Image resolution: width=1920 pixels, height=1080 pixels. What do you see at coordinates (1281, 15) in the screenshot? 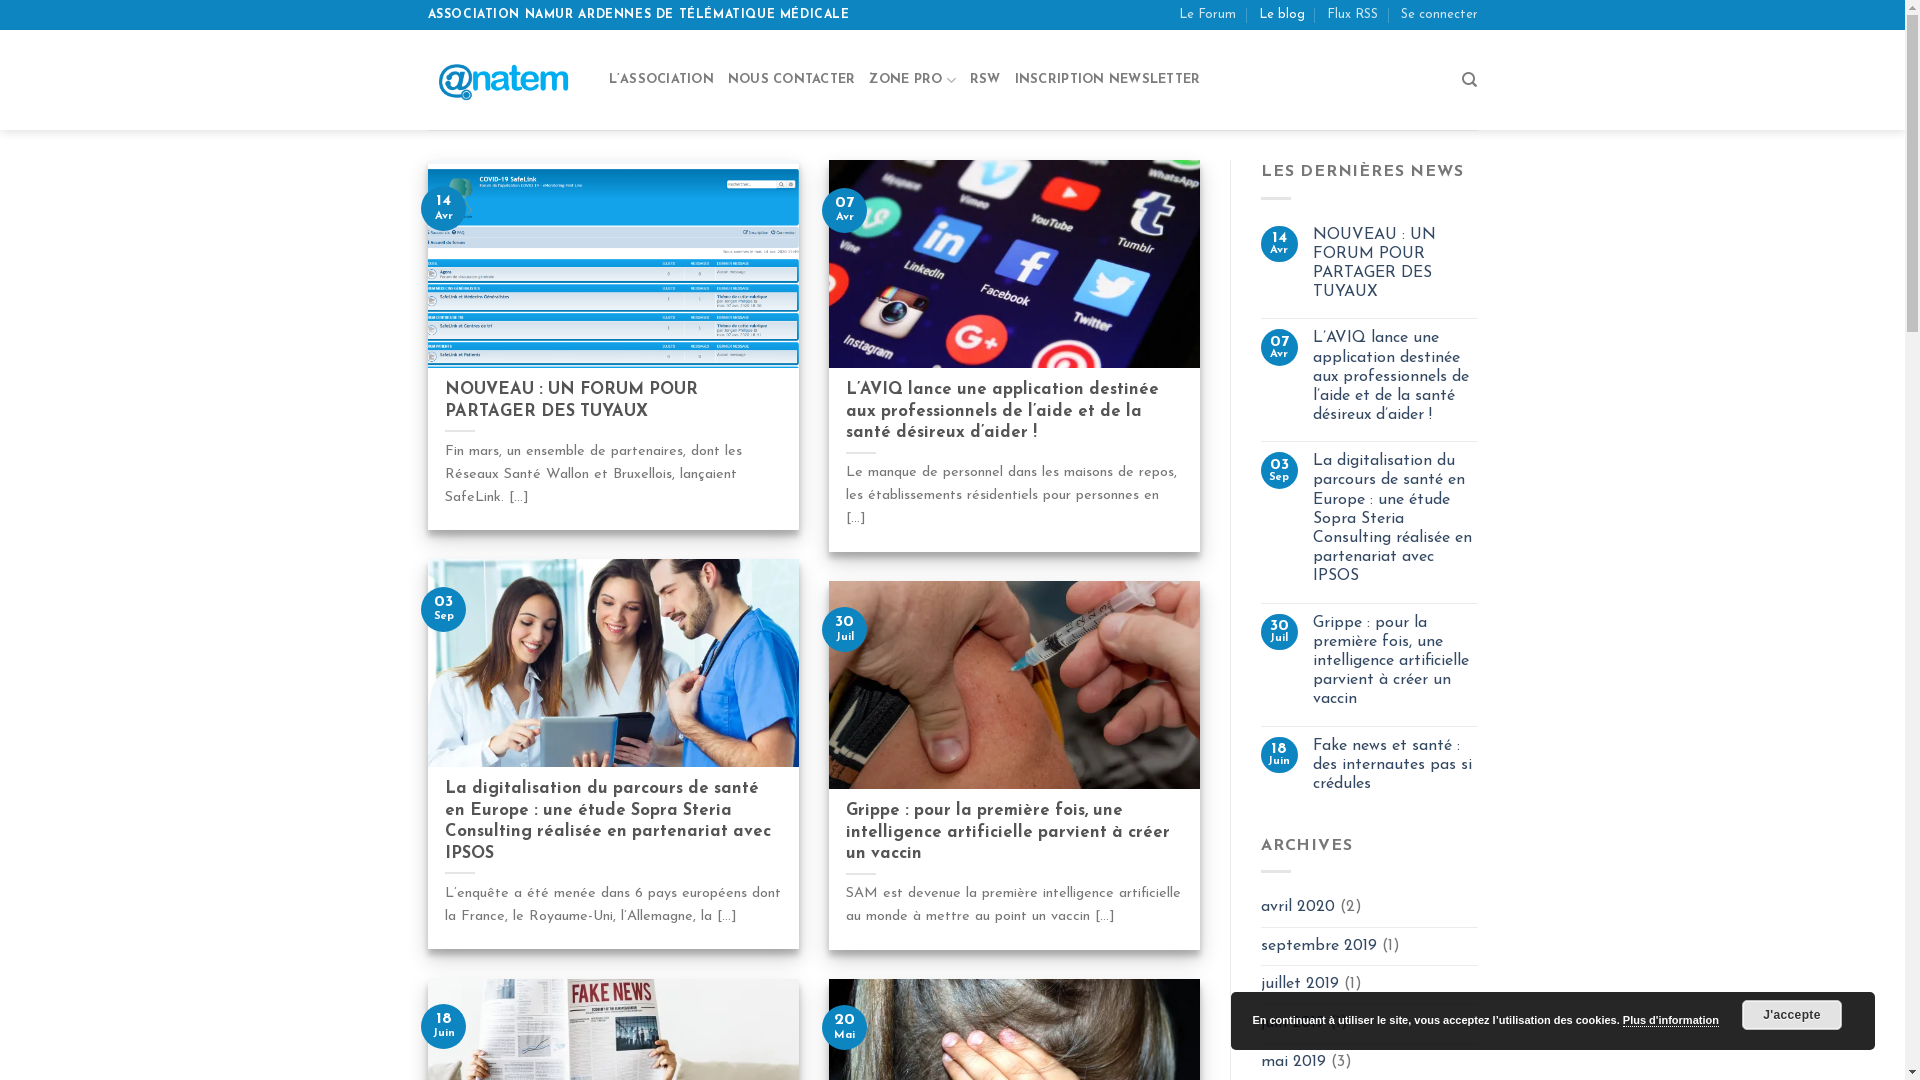
I see `'Le blog'` at bounding box center [1281, 15].